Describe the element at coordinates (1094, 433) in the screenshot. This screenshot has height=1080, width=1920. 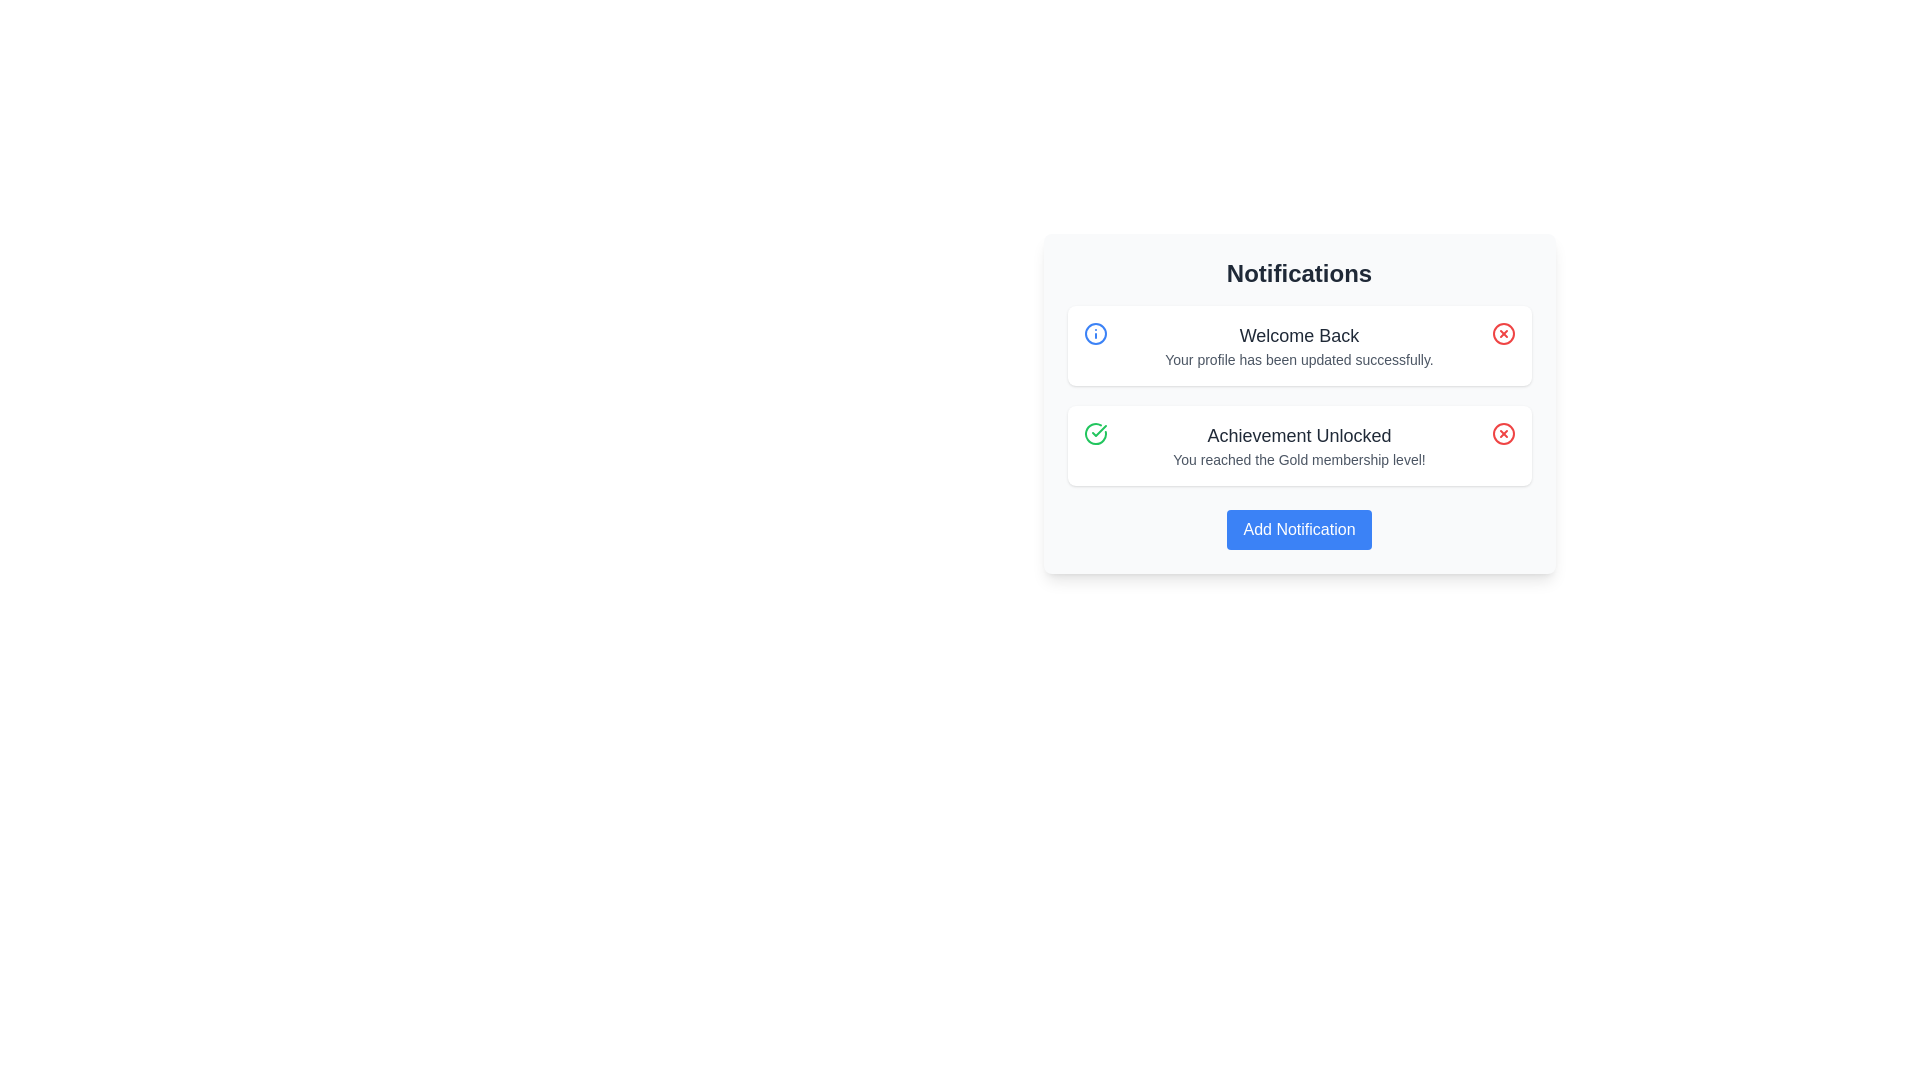
I see `the circular green icon with a checkmark inside, indicating a successful action, located to the left of the text 'Achievement Unlocked' in the second notification item` at that location.